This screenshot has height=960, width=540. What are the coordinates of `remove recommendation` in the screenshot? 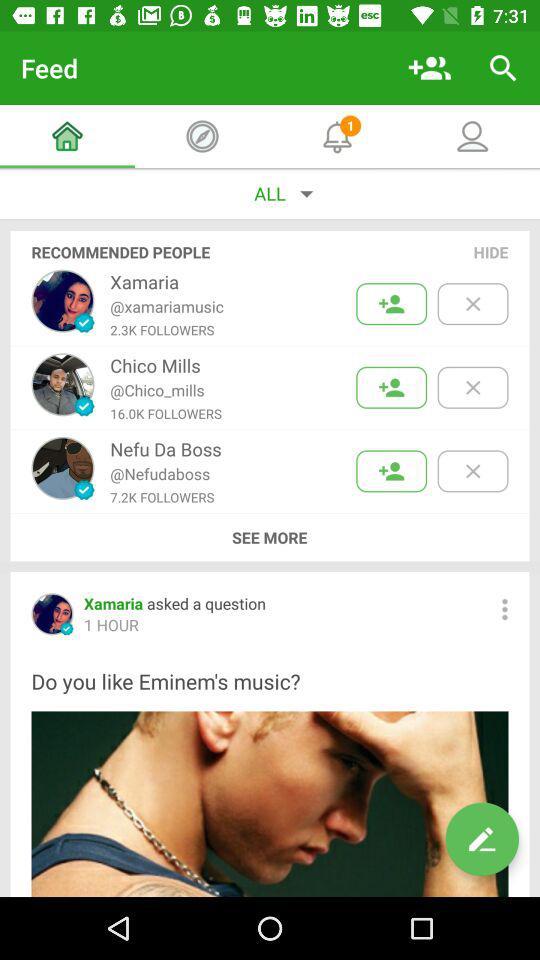 It's located at (472, 304).